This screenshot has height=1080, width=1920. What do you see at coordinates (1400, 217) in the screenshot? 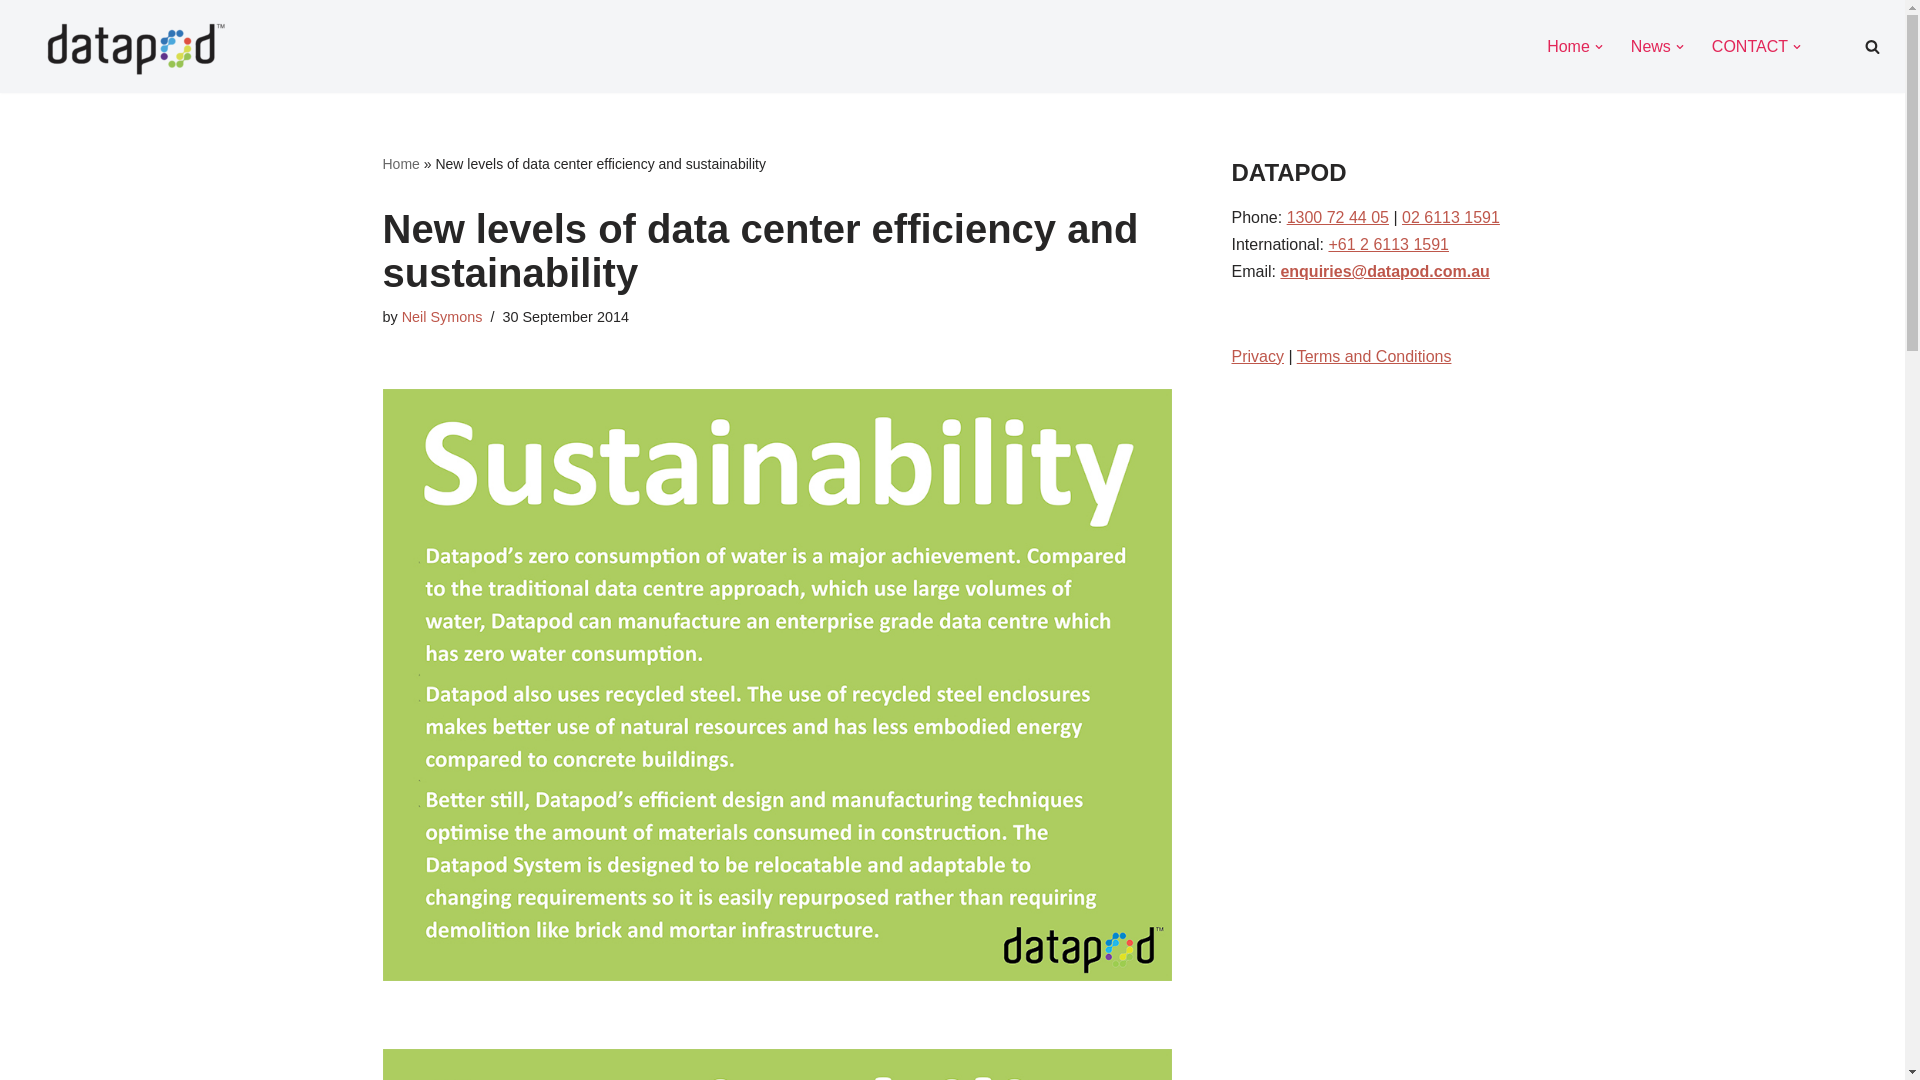
I see `'02 6113 1591'` at bounding box center [1400, 217].